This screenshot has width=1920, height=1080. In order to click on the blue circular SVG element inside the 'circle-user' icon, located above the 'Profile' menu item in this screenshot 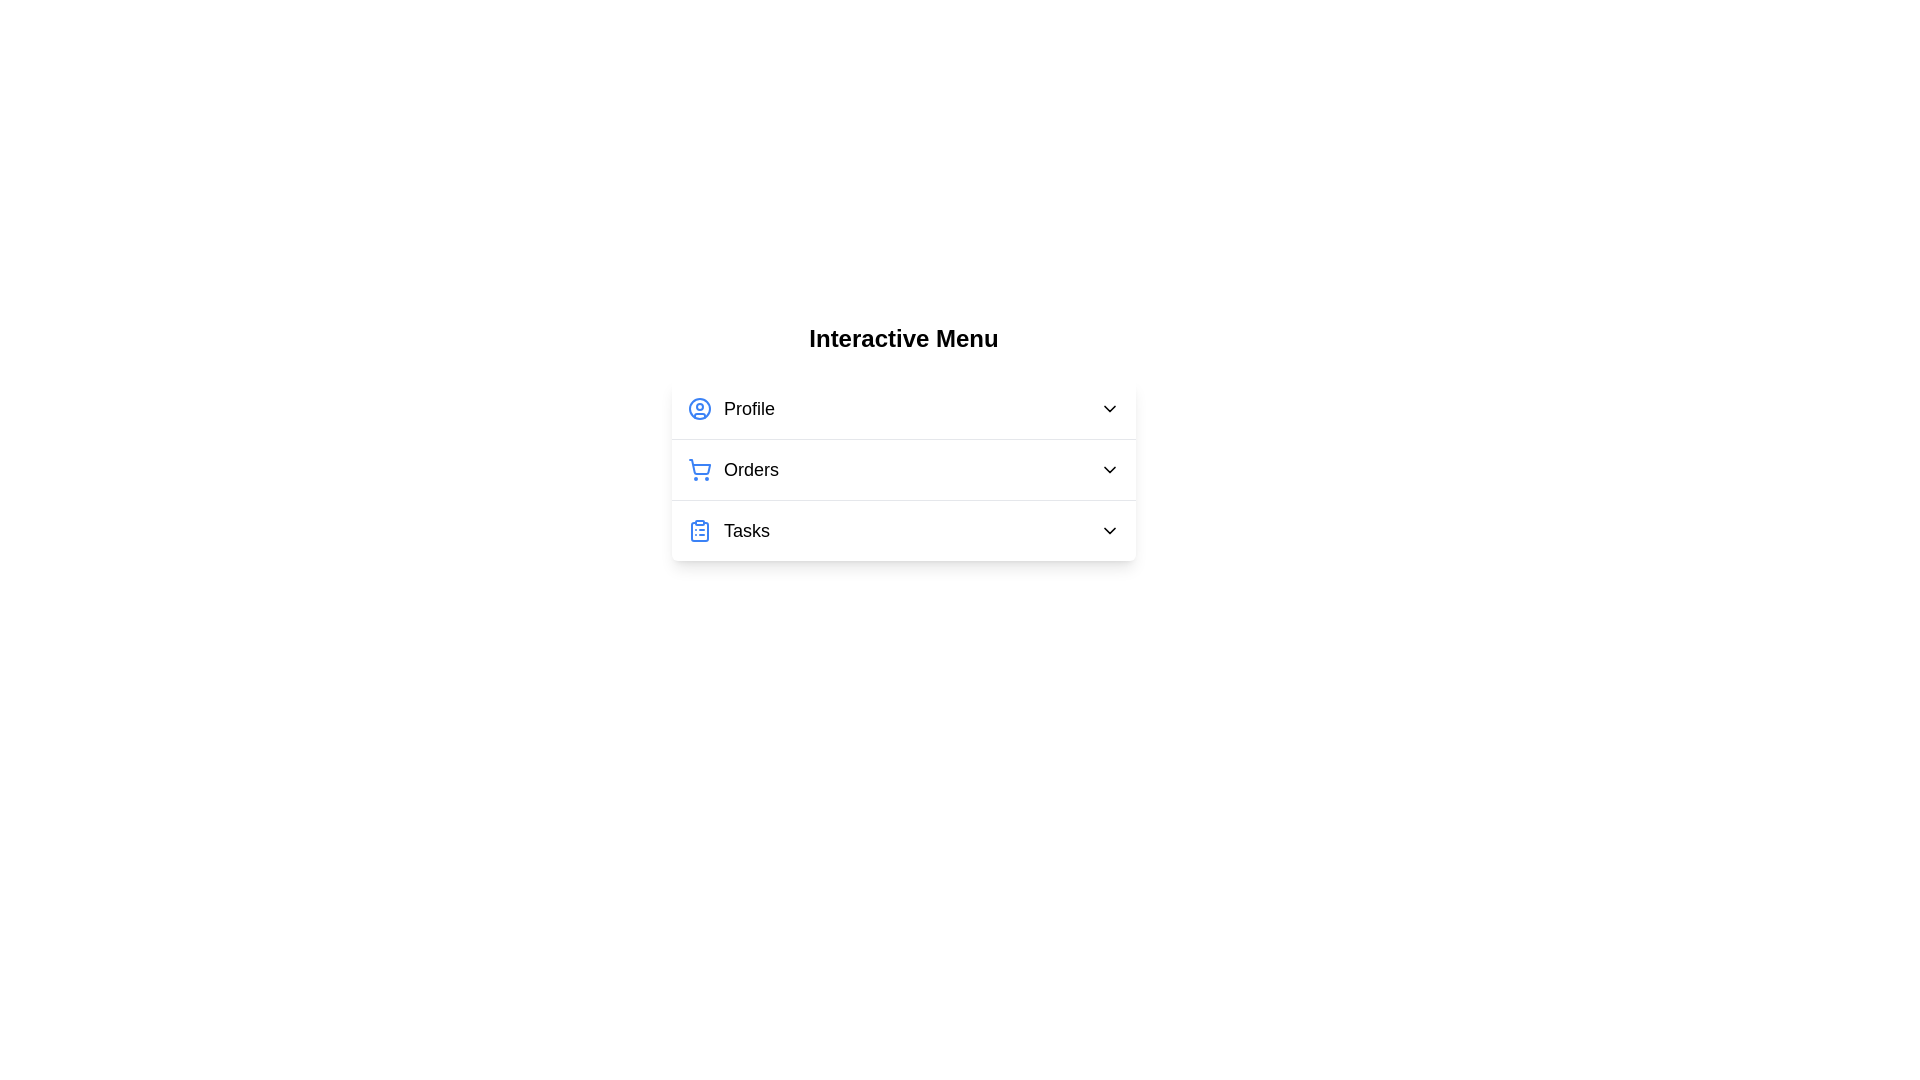, I will do `click(700, 407)`.